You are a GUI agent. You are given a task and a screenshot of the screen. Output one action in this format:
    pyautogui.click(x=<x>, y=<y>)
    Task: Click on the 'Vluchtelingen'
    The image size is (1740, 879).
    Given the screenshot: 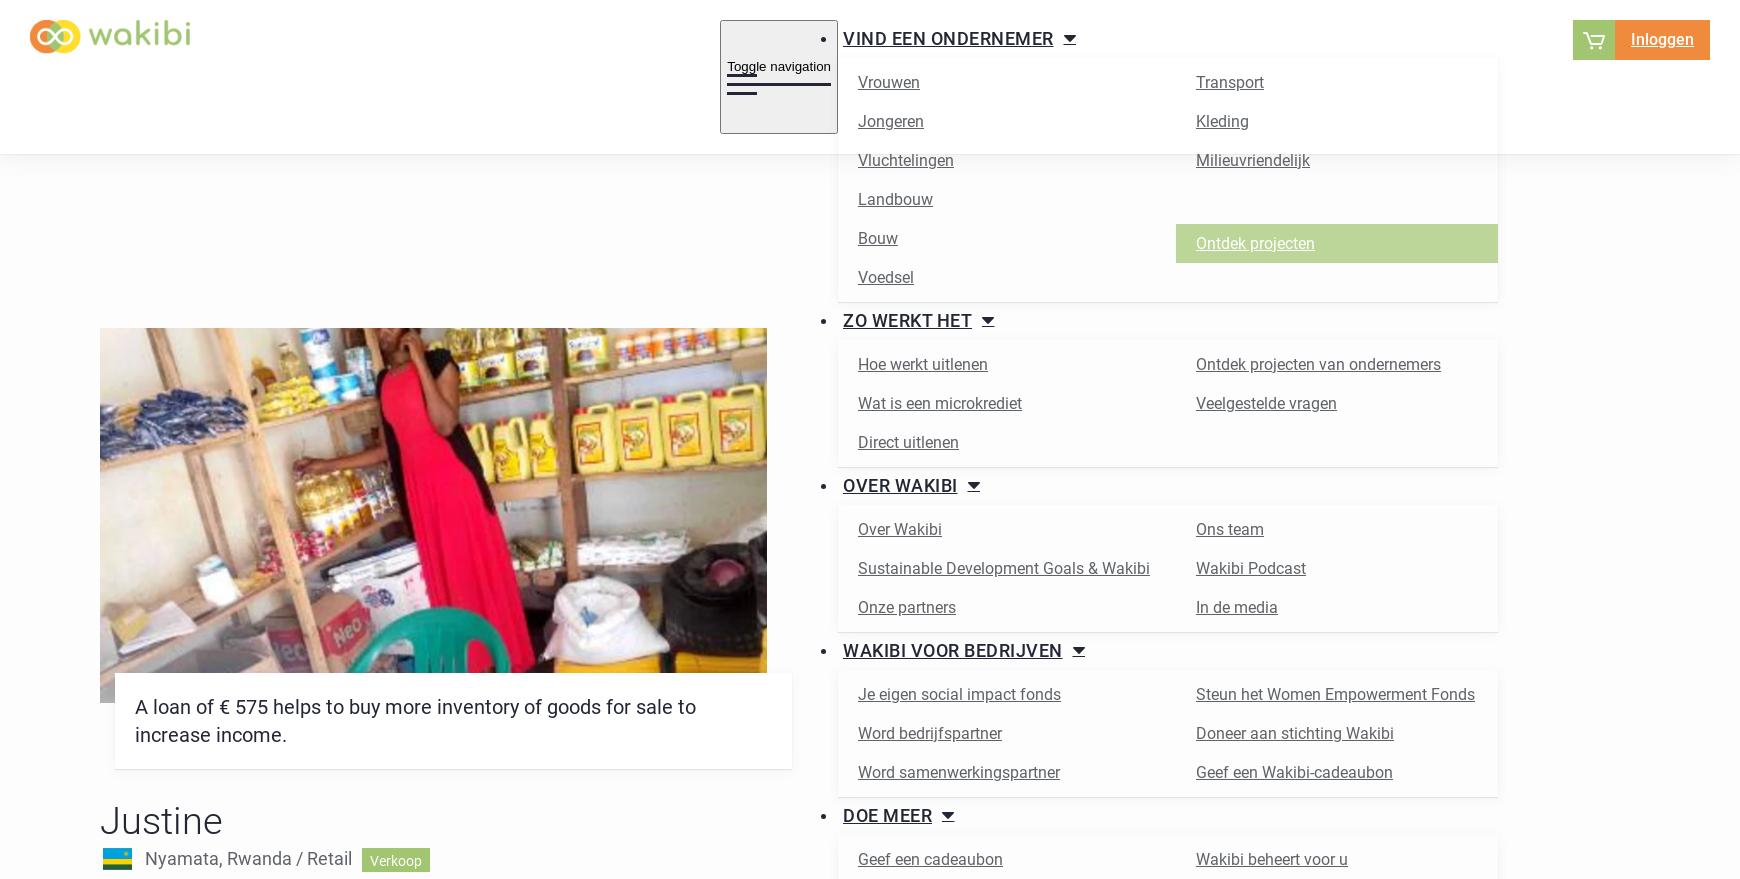 What is the action you would take?
    pyautogui.click(x=905, y=159)
    